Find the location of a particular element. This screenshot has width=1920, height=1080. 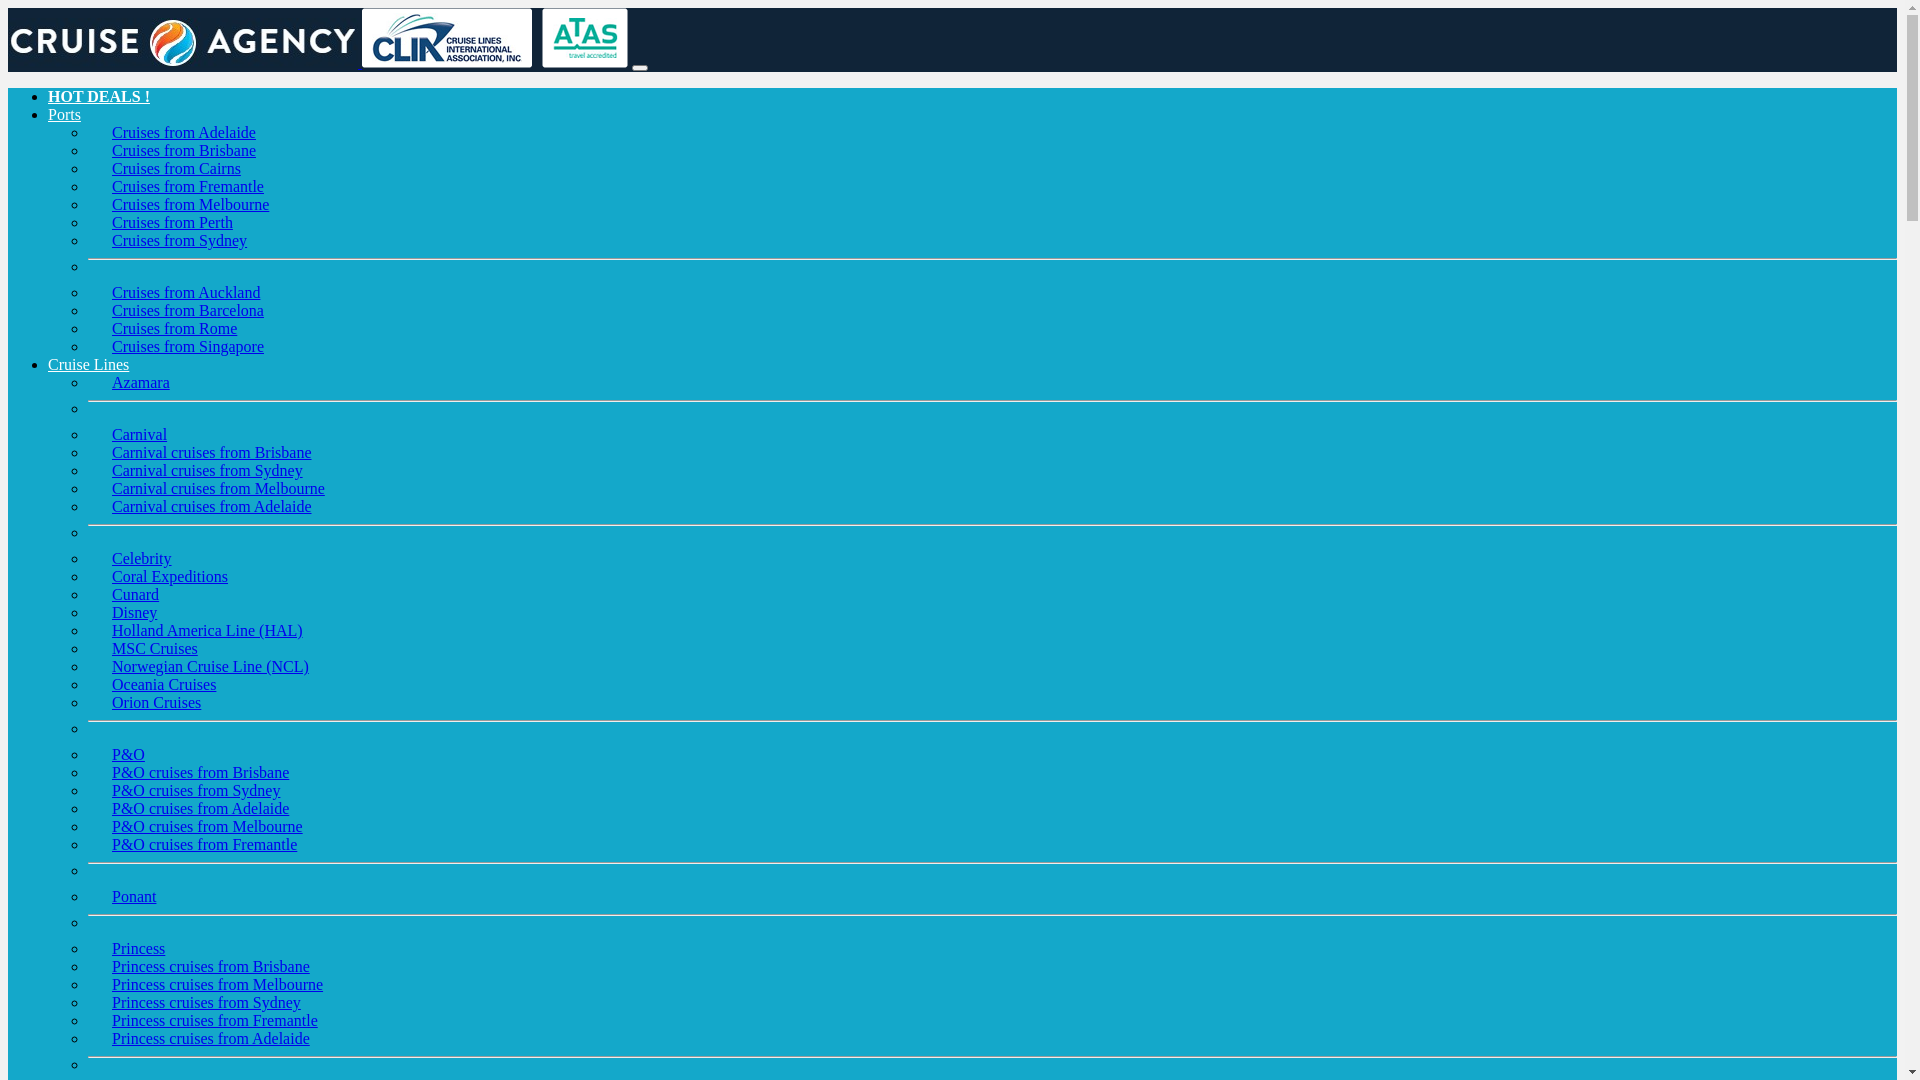

'Carnival cruises from Adelaide' is located at coordinates (211, 505).